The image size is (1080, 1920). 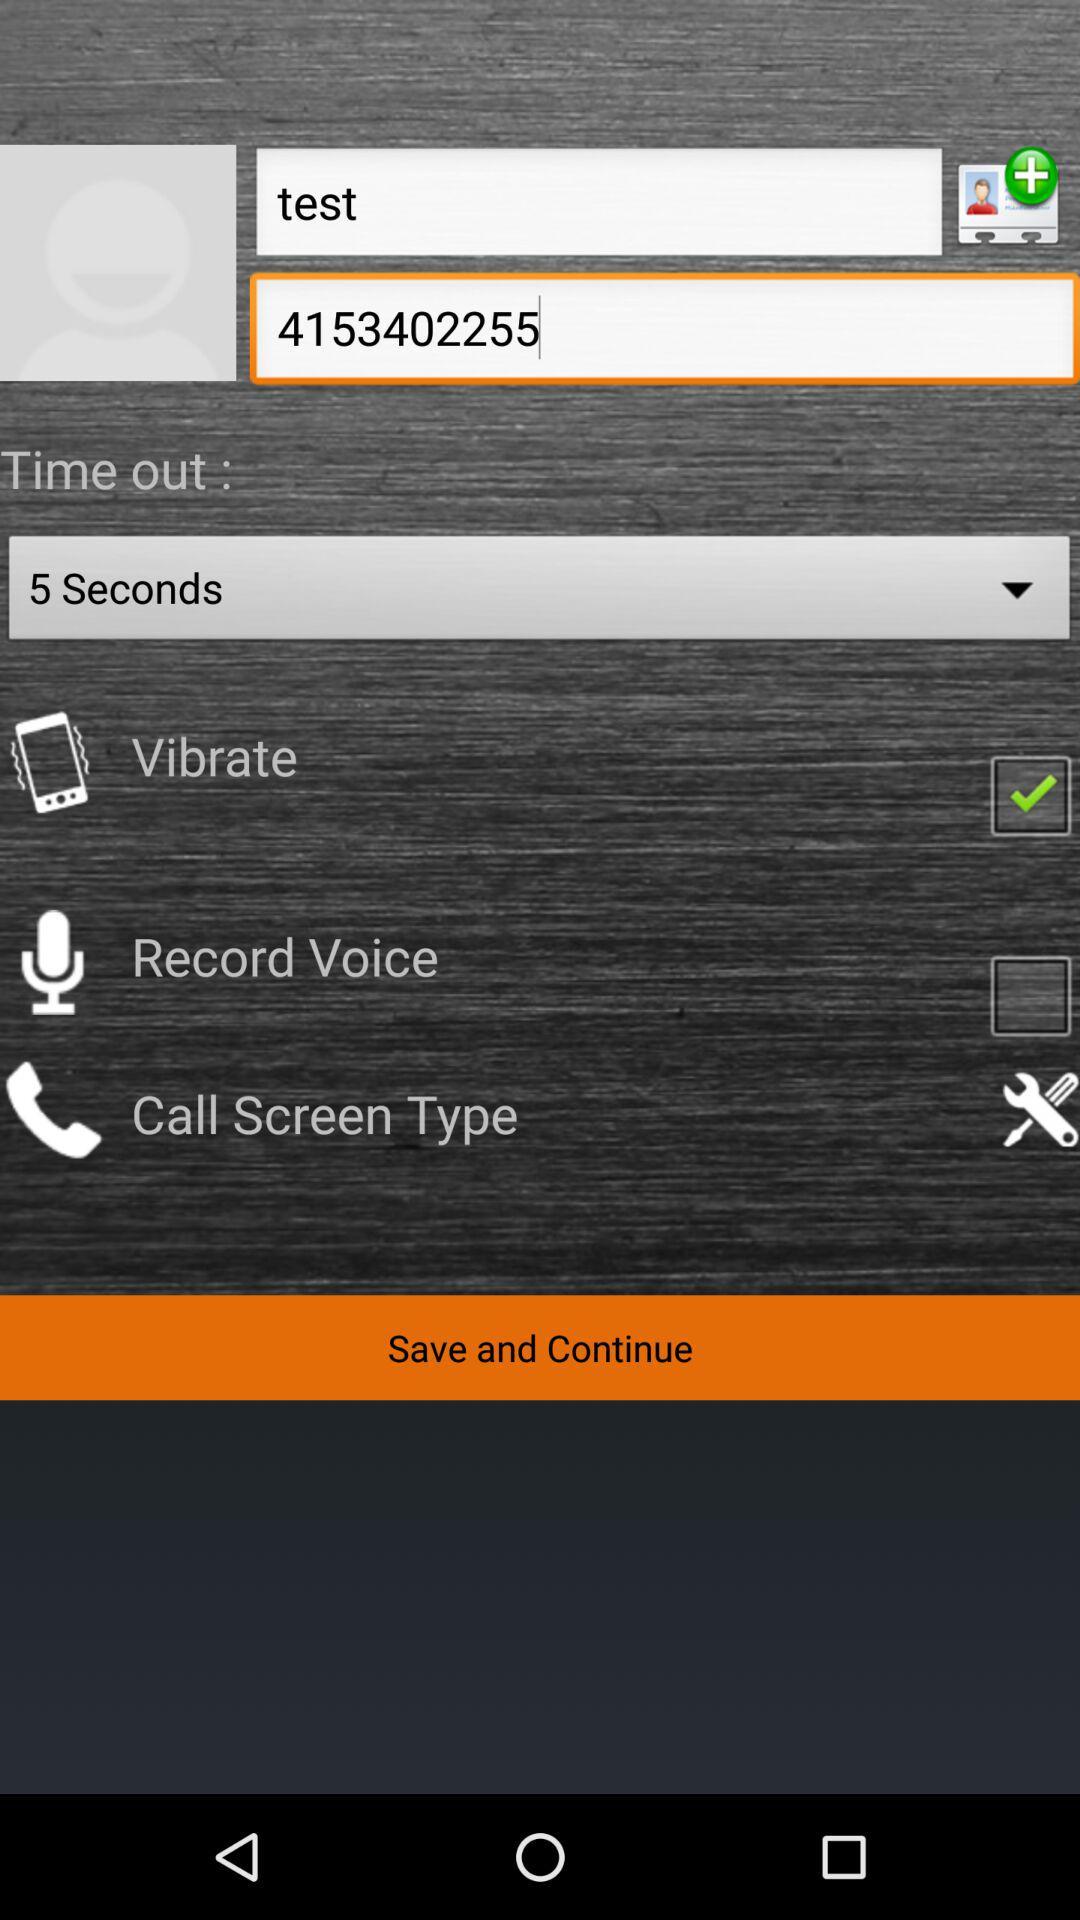 What do you see at coordinates (51, 962) in the screenshot?
I see `swtich on record voice` at bounding box center [51, 962].